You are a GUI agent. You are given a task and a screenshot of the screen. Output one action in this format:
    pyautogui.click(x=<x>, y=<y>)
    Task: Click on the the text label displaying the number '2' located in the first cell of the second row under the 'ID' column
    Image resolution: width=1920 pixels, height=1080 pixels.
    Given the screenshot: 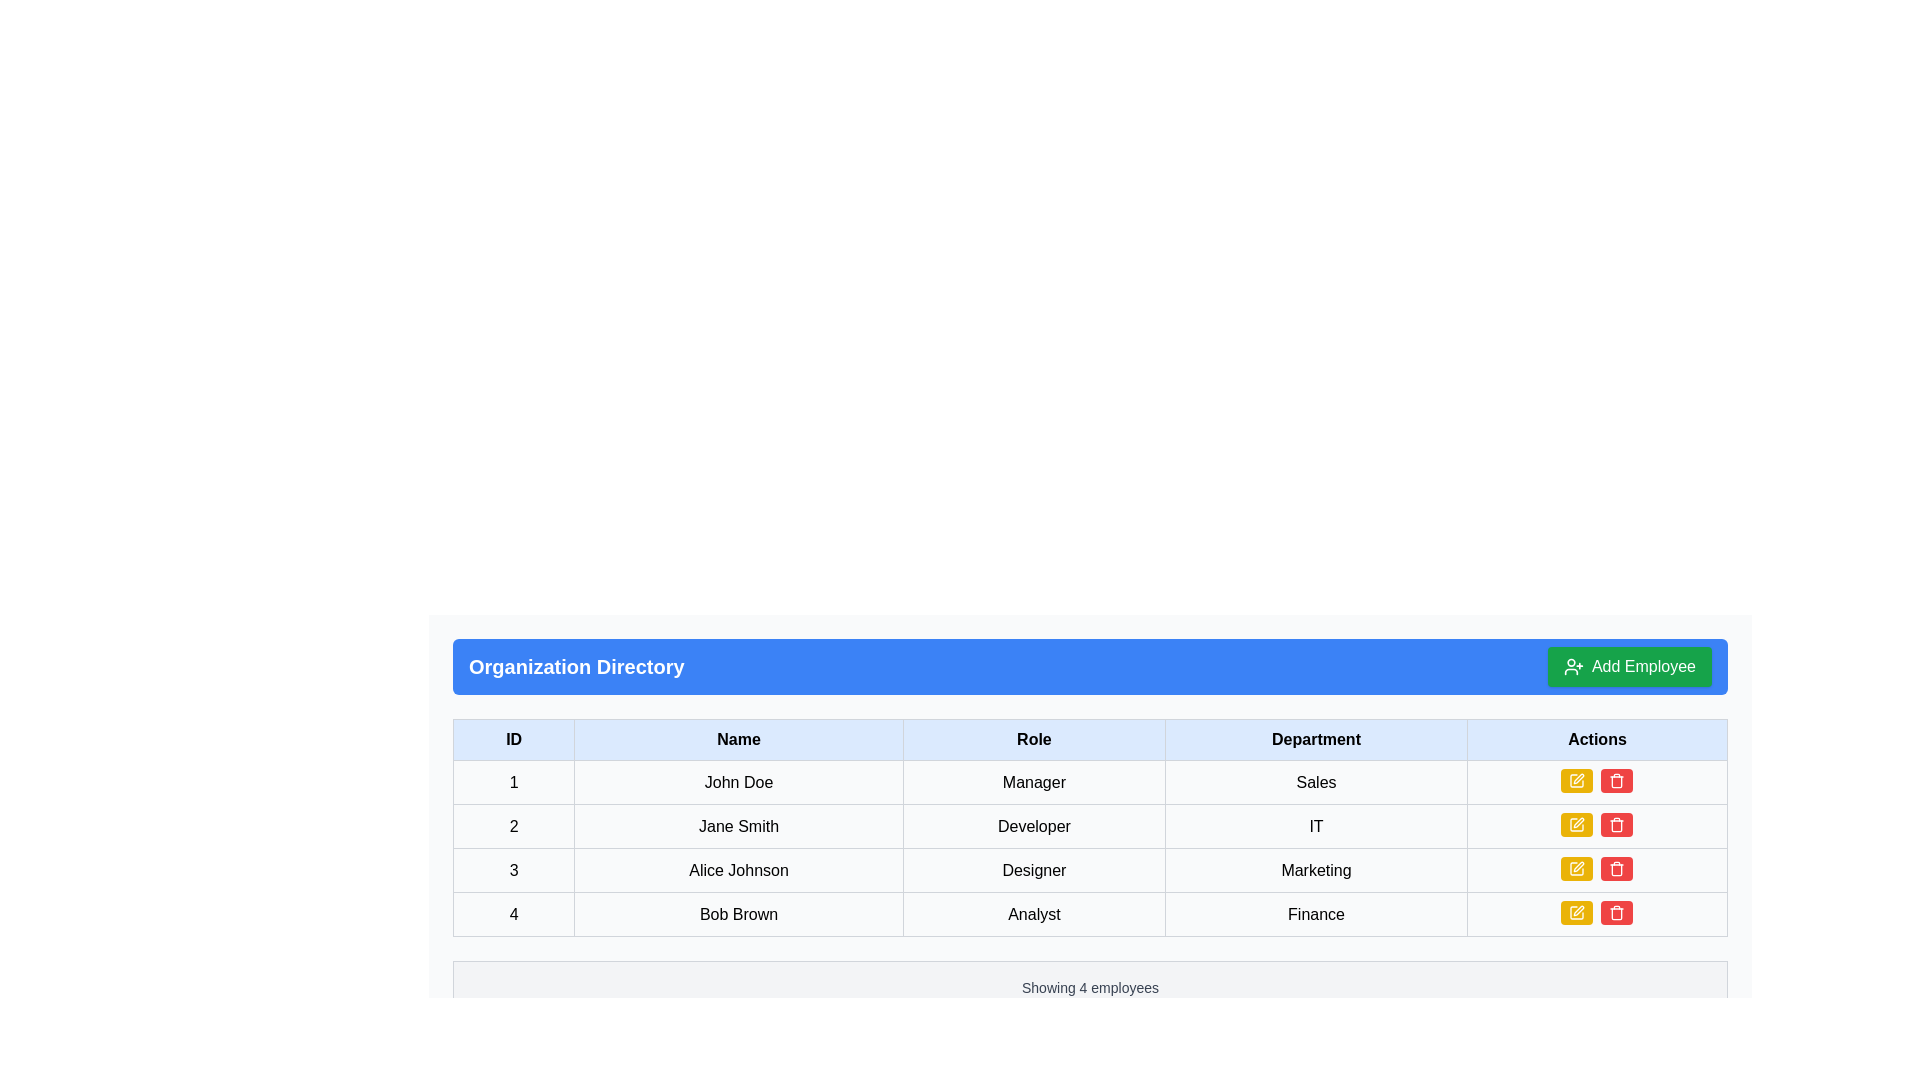 What is the action you would take?
    pyautogui.click(x=514, y=826)
    